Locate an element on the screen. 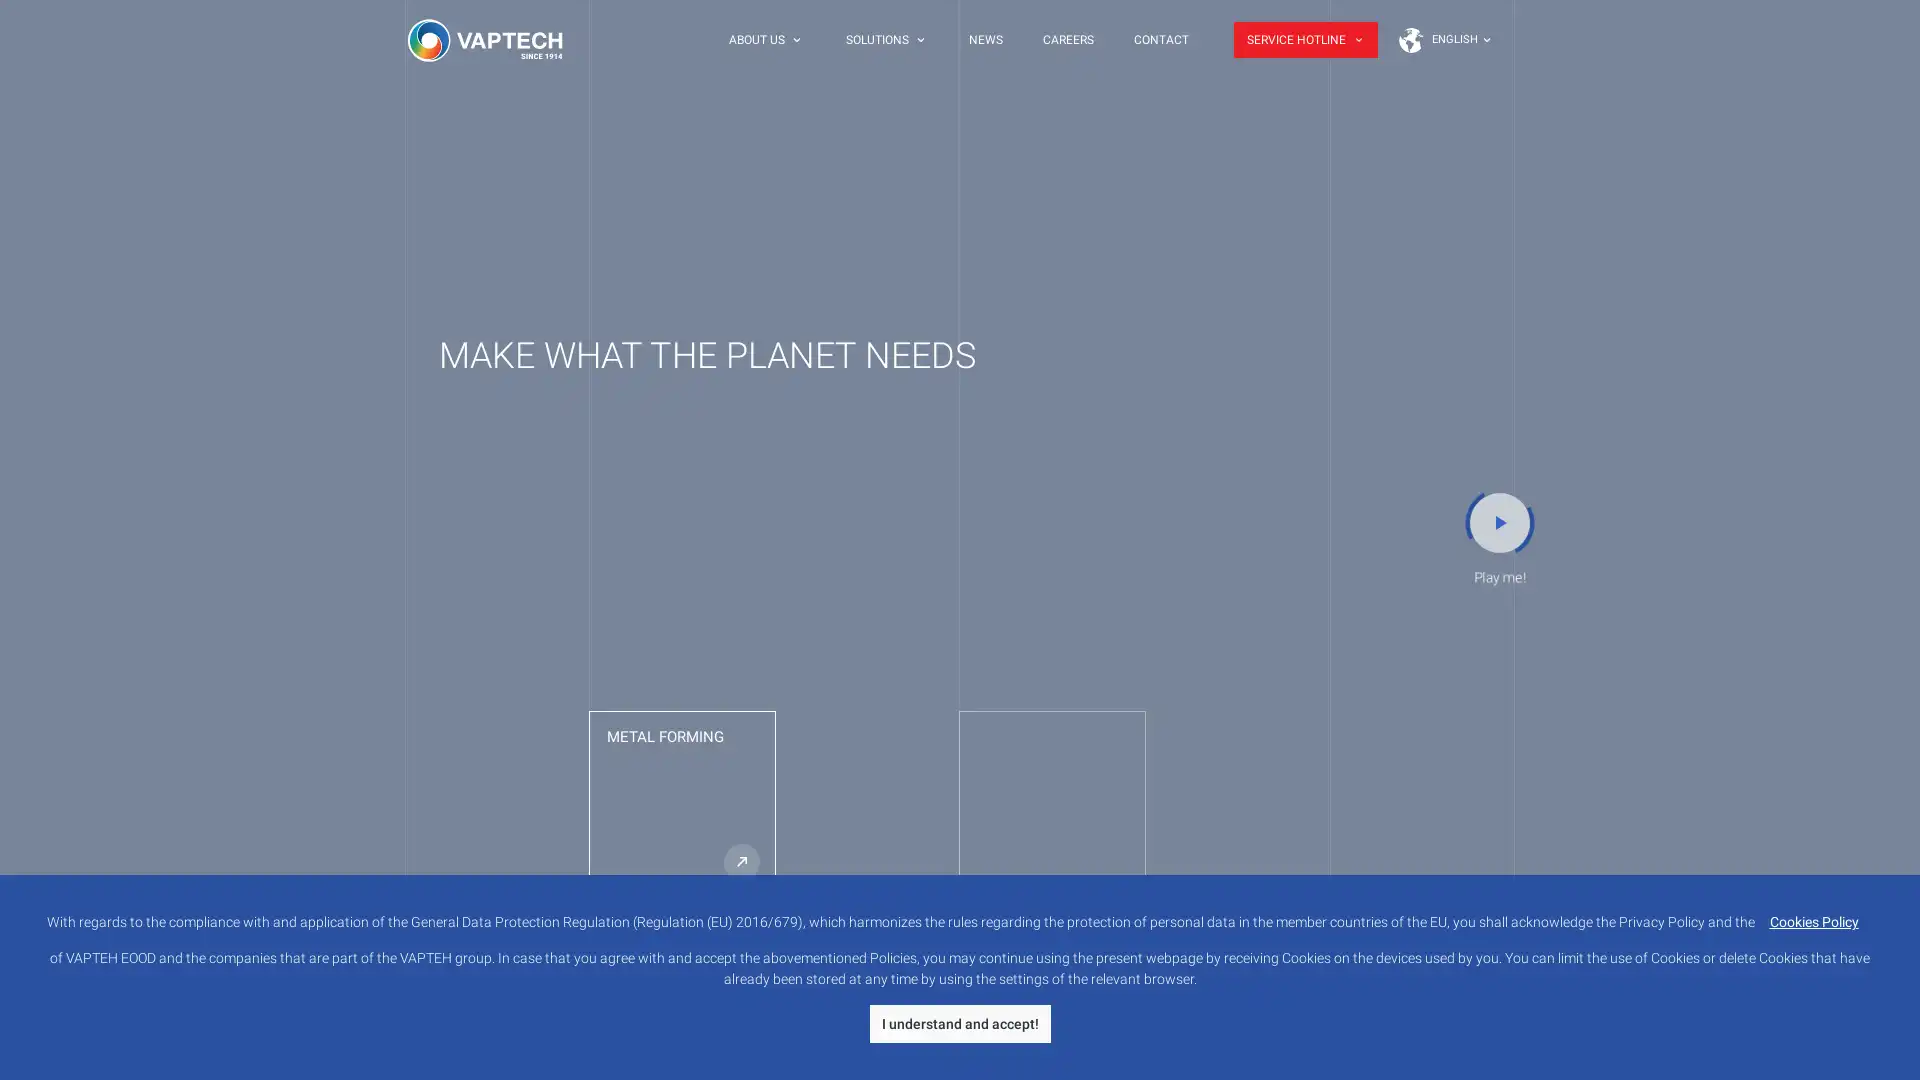 Image resolution: width=1920 pixels, height=1080 pixels. ABOUT US keyboard_arrow_down is located at coordinates (765, 39).